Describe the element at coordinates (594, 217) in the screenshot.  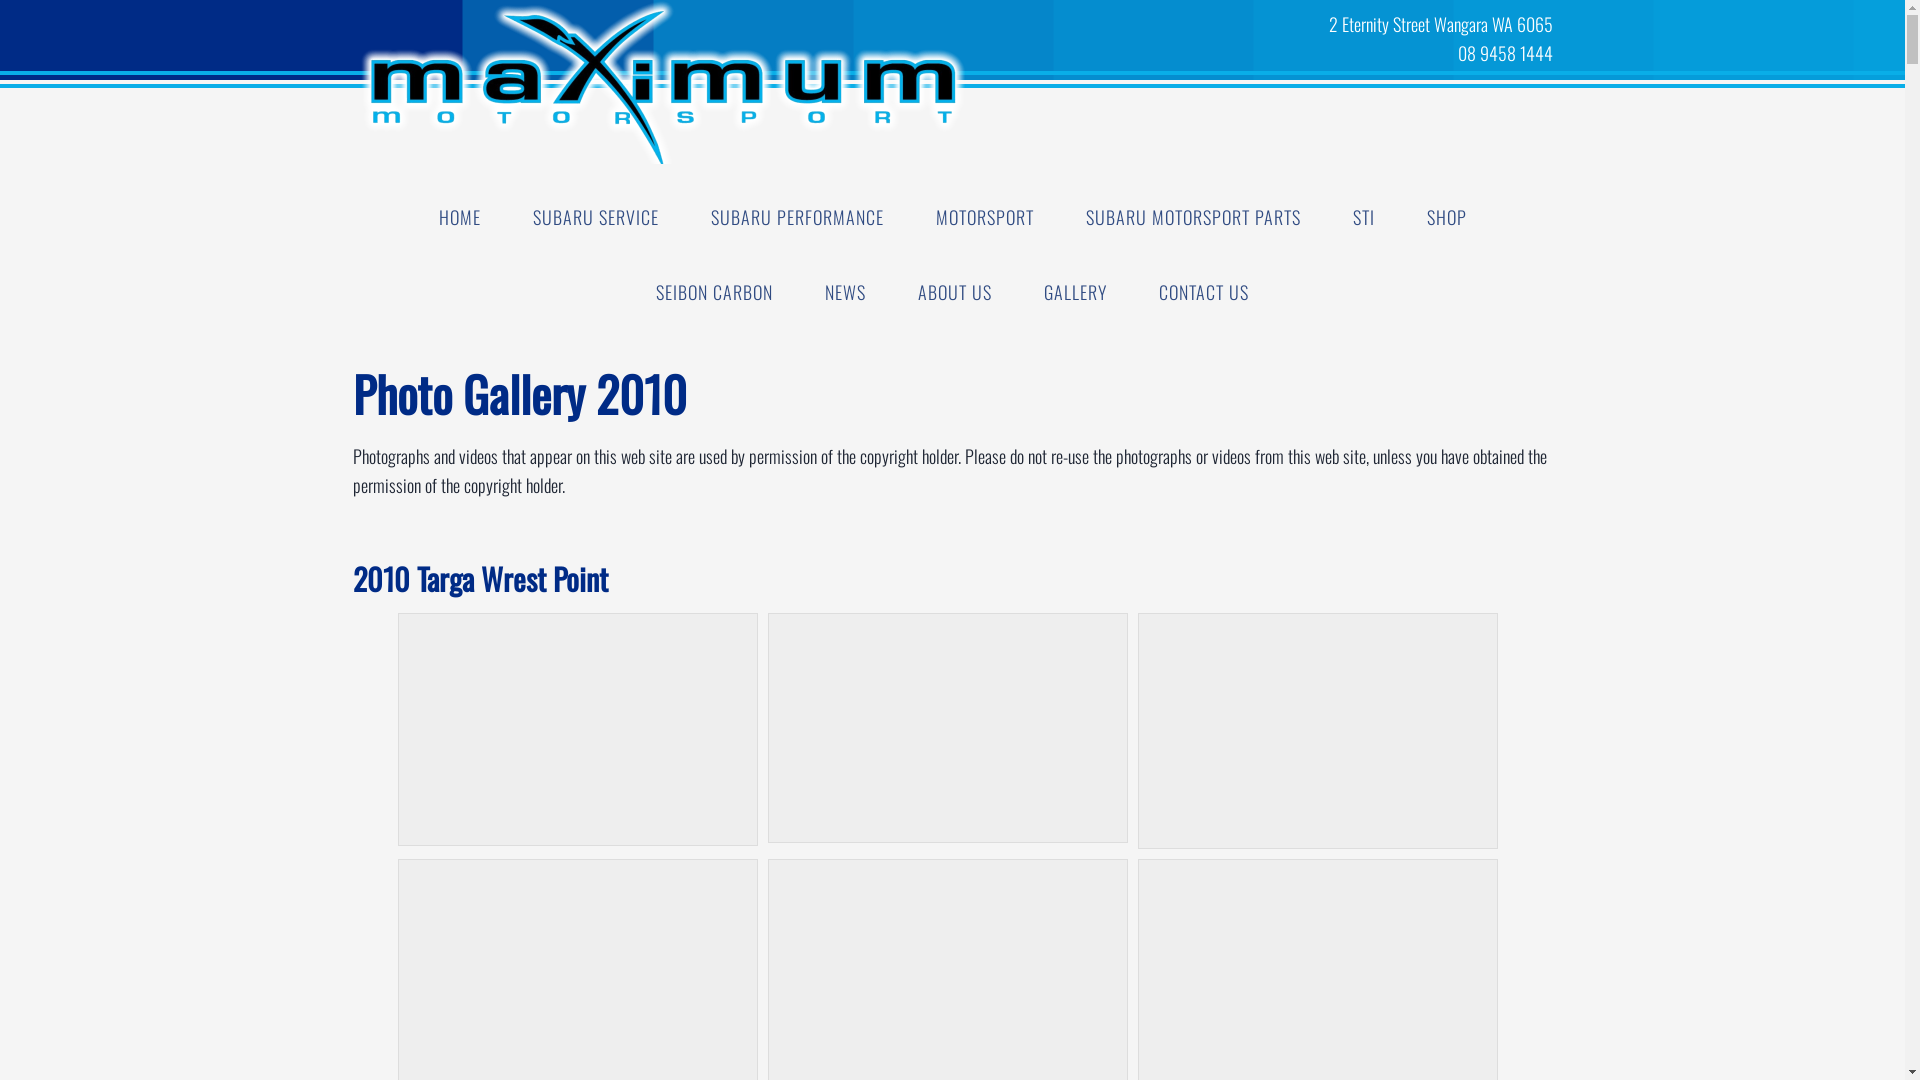
I see `'SUBARU SERVICE'` at that location.